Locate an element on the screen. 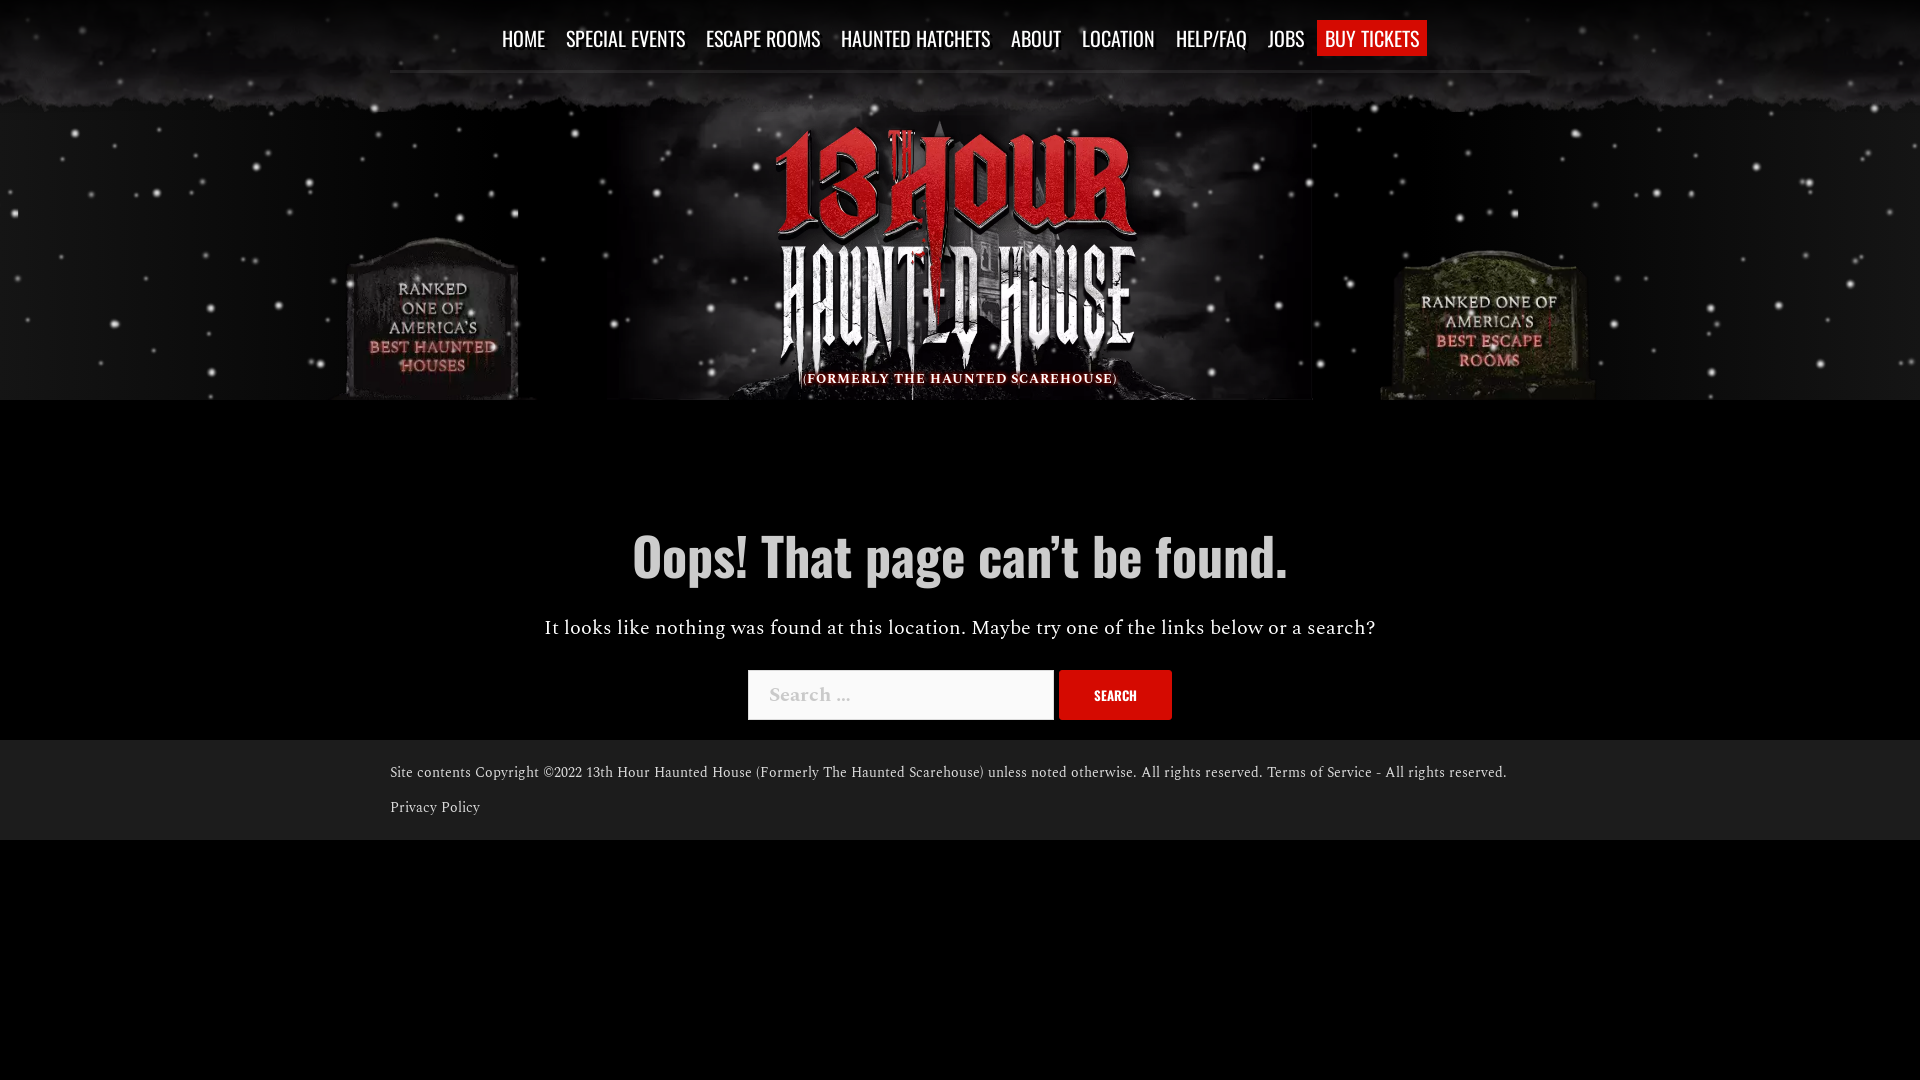 This screenshot has height=1080, width=1920. 'ABOUT' is located at coordinates (1035, 38).